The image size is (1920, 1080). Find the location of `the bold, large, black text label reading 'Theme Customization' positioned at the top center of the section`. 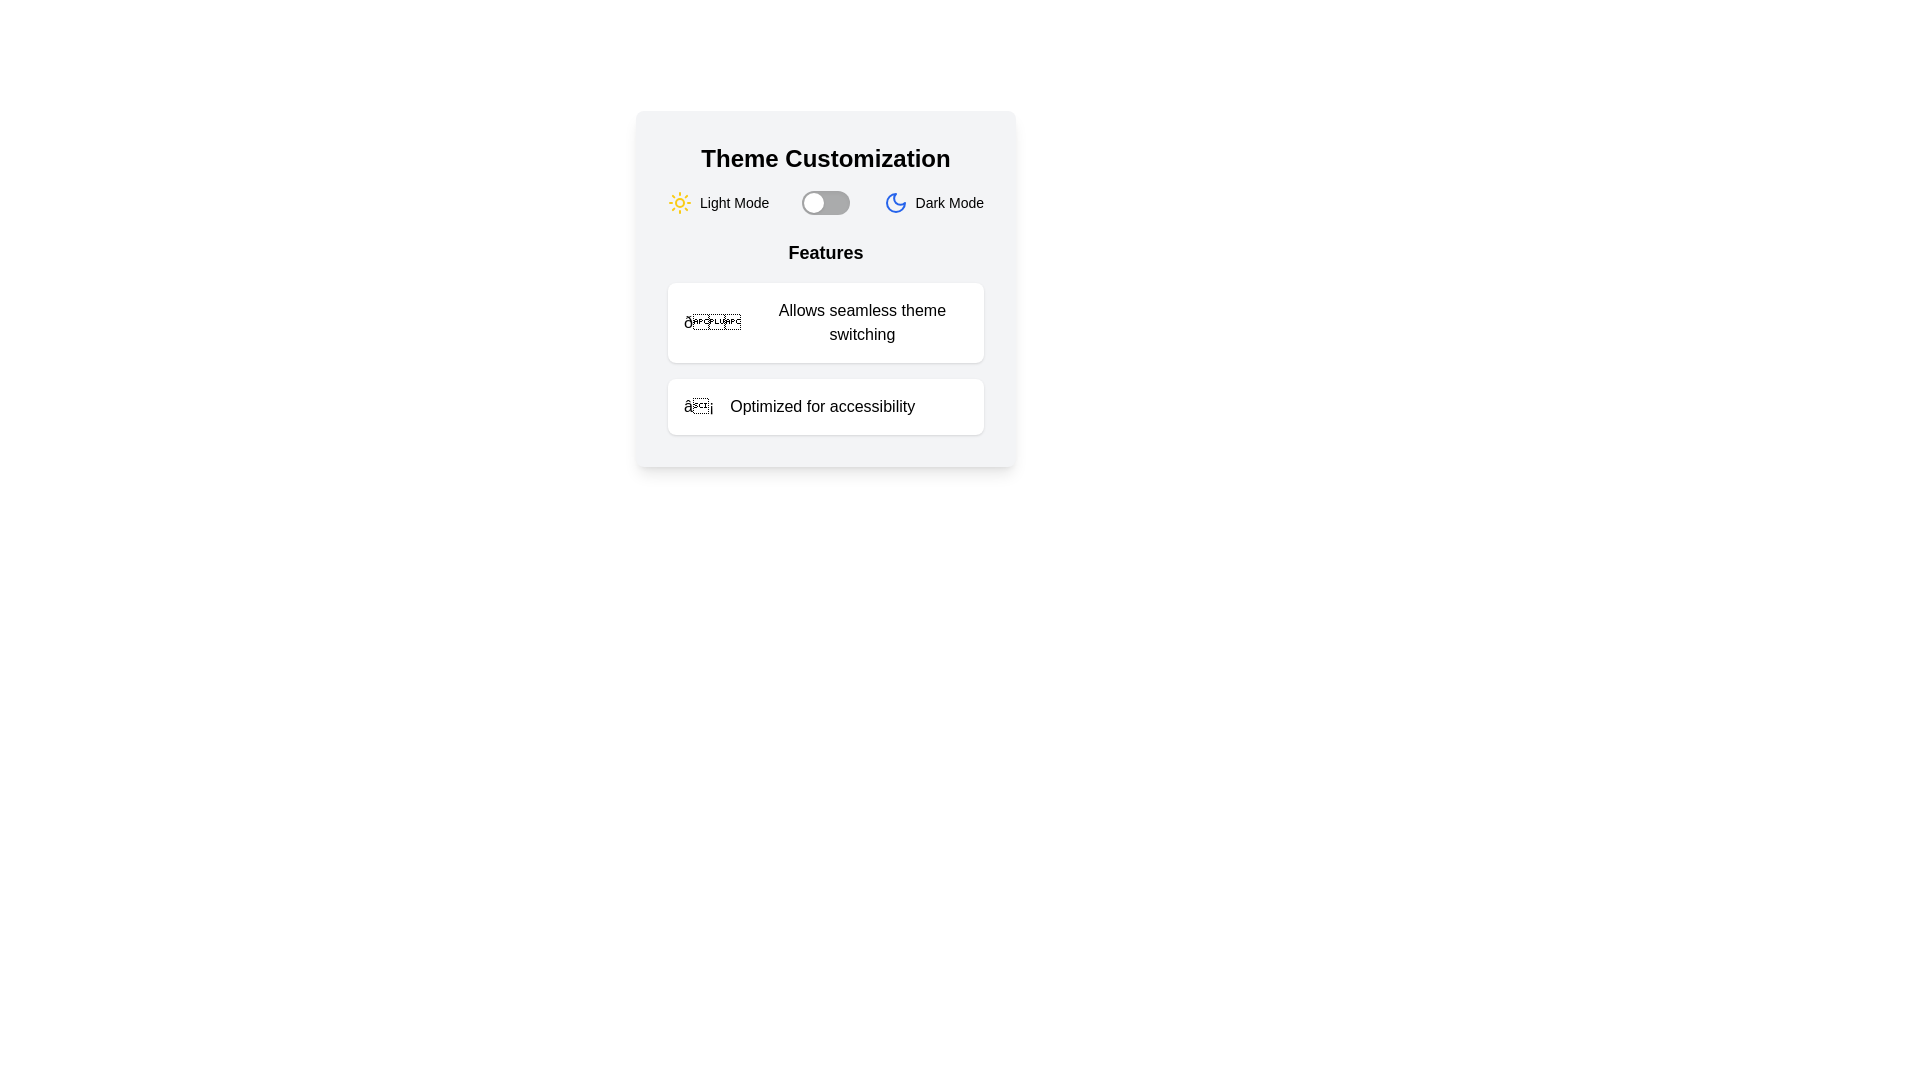

the bold, large, black text label reading 'Theme Customization' positioned at the top center of the section is located at coordinates (825, 157).